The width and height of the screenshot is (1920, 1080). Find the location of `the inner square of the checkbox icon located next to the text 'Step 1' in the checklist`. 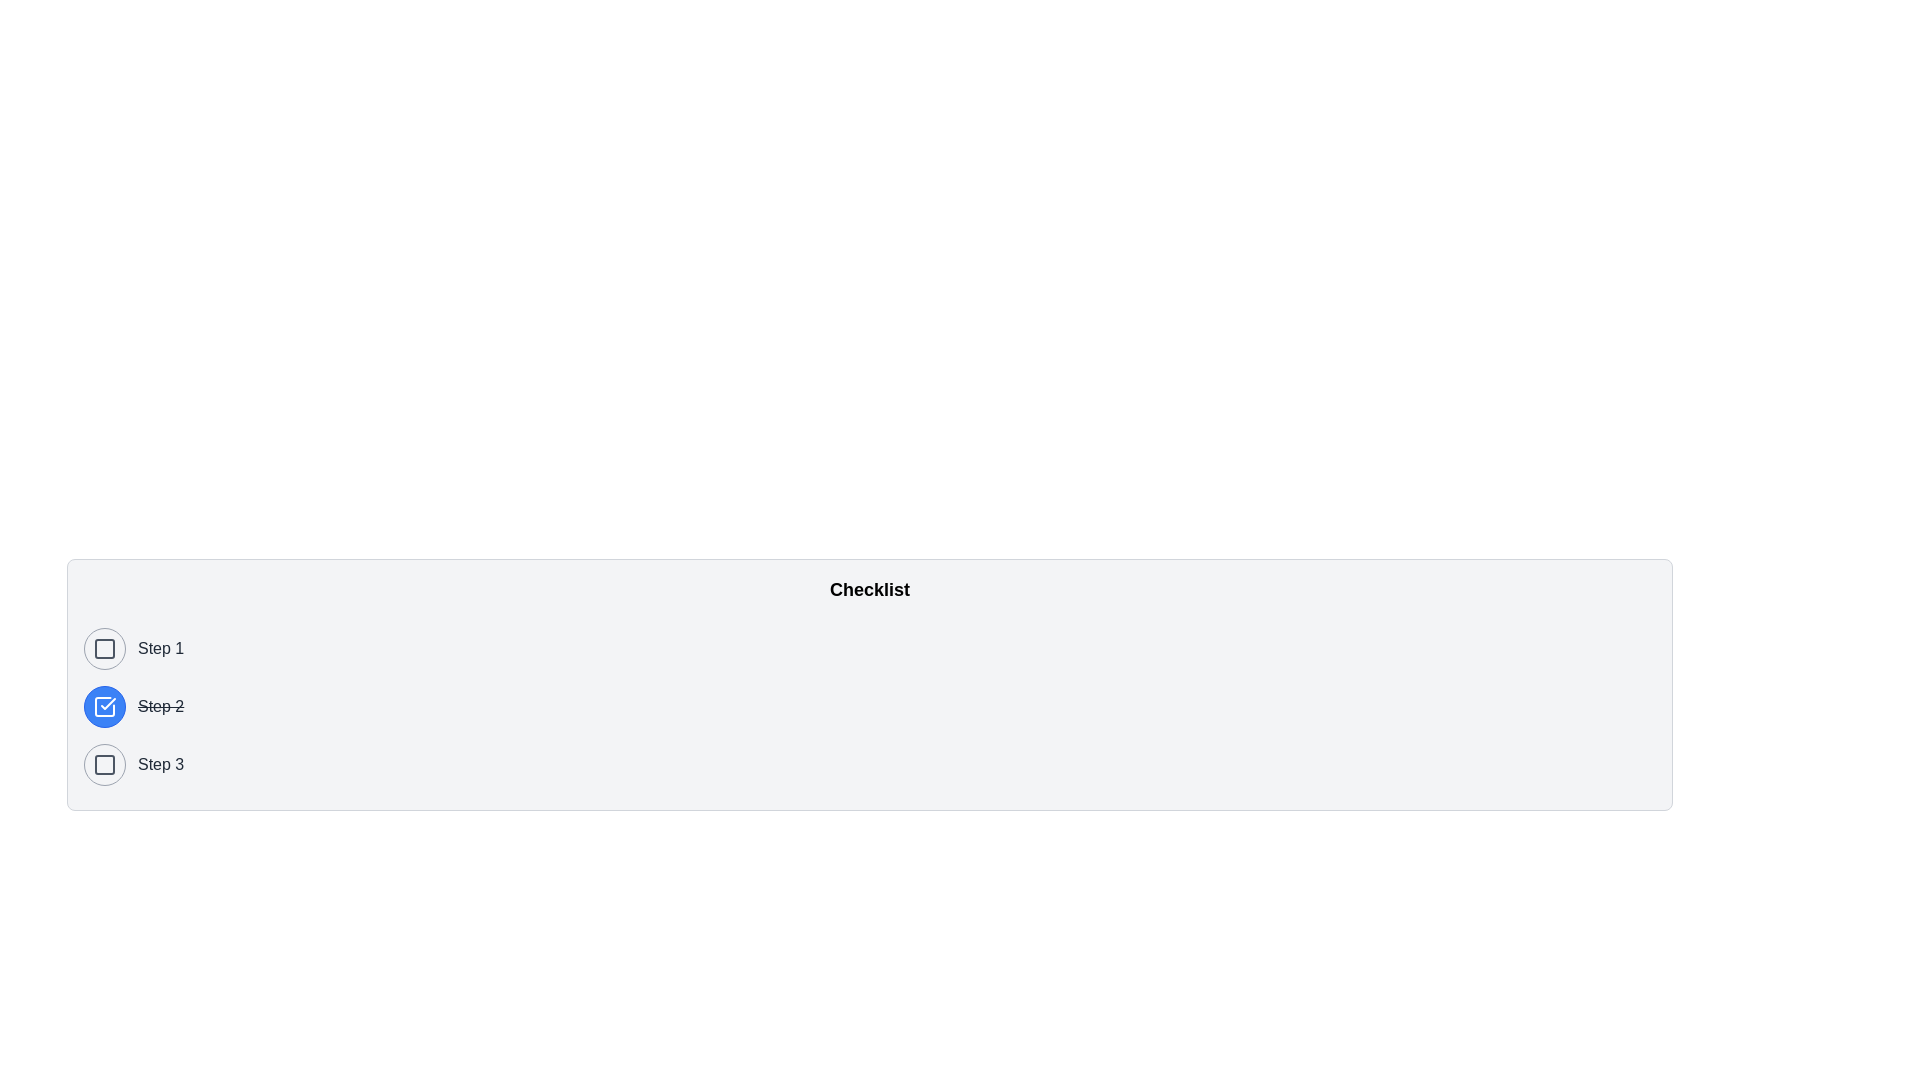

the inner square of the checkbox icon located next to the text 'Step 1' in the checklist is located at coordinates (104, 648).